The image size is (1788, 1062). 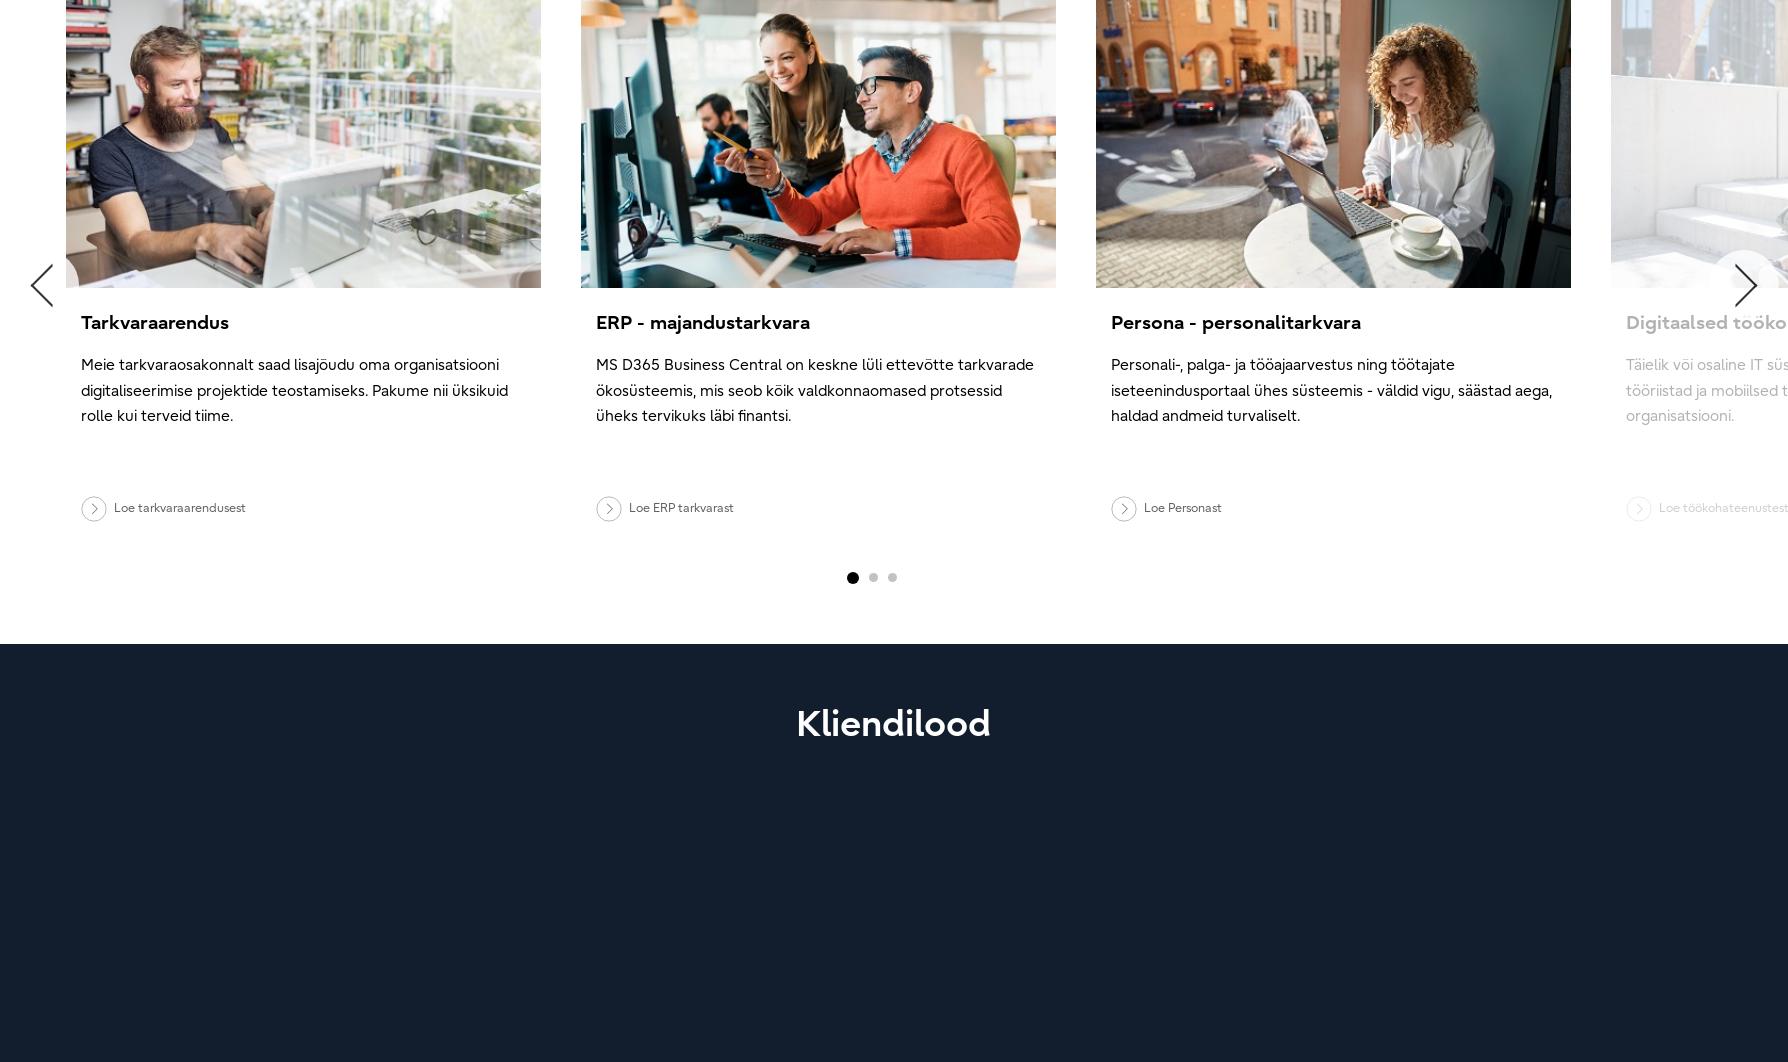 What do you see at coordinates (293, 389) in the screenshot?
I see `'Meie tarkvaraosakonnalt saad lisajõudu oma organisatsiooni digitaliseerimise projektide teostamiseks. Pakume nii üksikuid rolle kui terveid tiime.'` at bounding box center [293, 389].